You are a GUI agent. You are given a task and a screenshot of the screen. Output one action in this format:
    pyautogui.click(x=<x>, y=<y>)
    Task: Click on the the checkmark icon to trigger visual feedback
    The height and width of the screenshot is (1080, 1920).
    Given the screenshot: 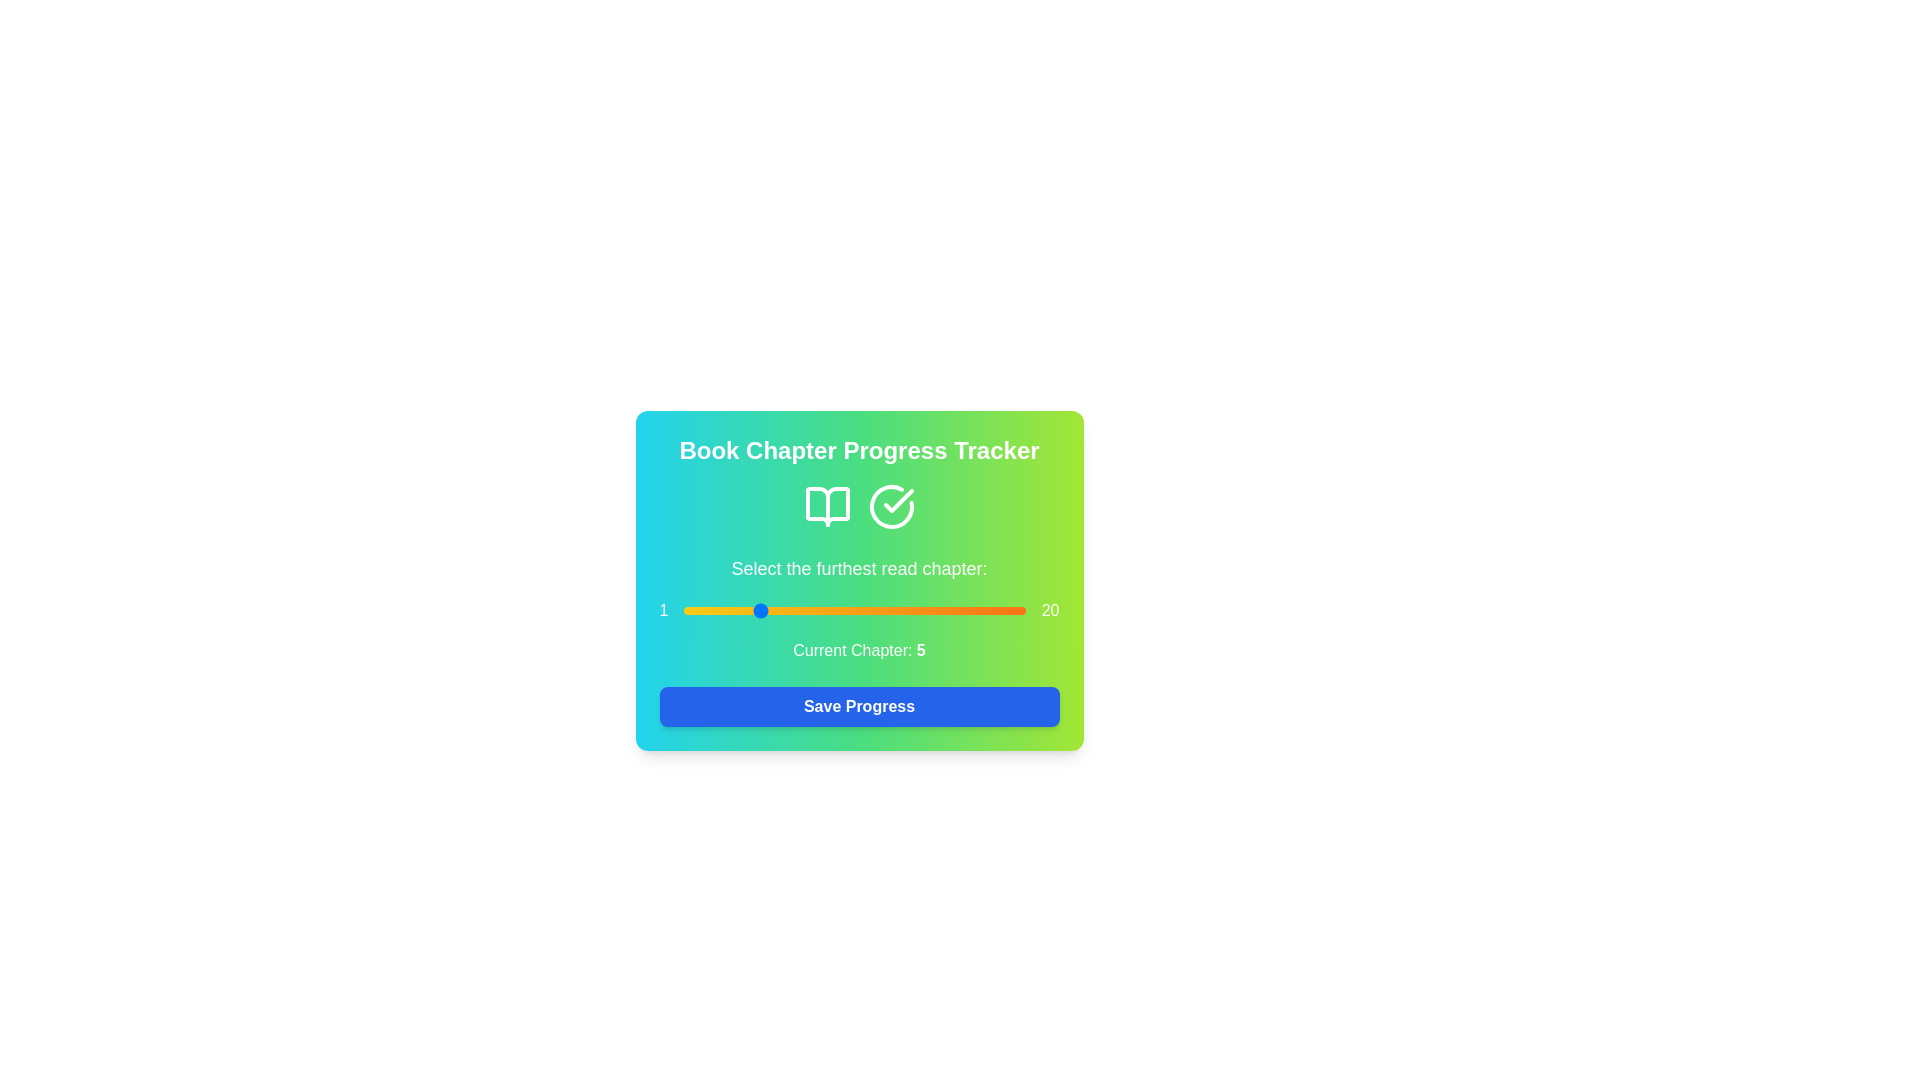 What is the action you would take?
    pyautogui.click(x=890, y=505)
    